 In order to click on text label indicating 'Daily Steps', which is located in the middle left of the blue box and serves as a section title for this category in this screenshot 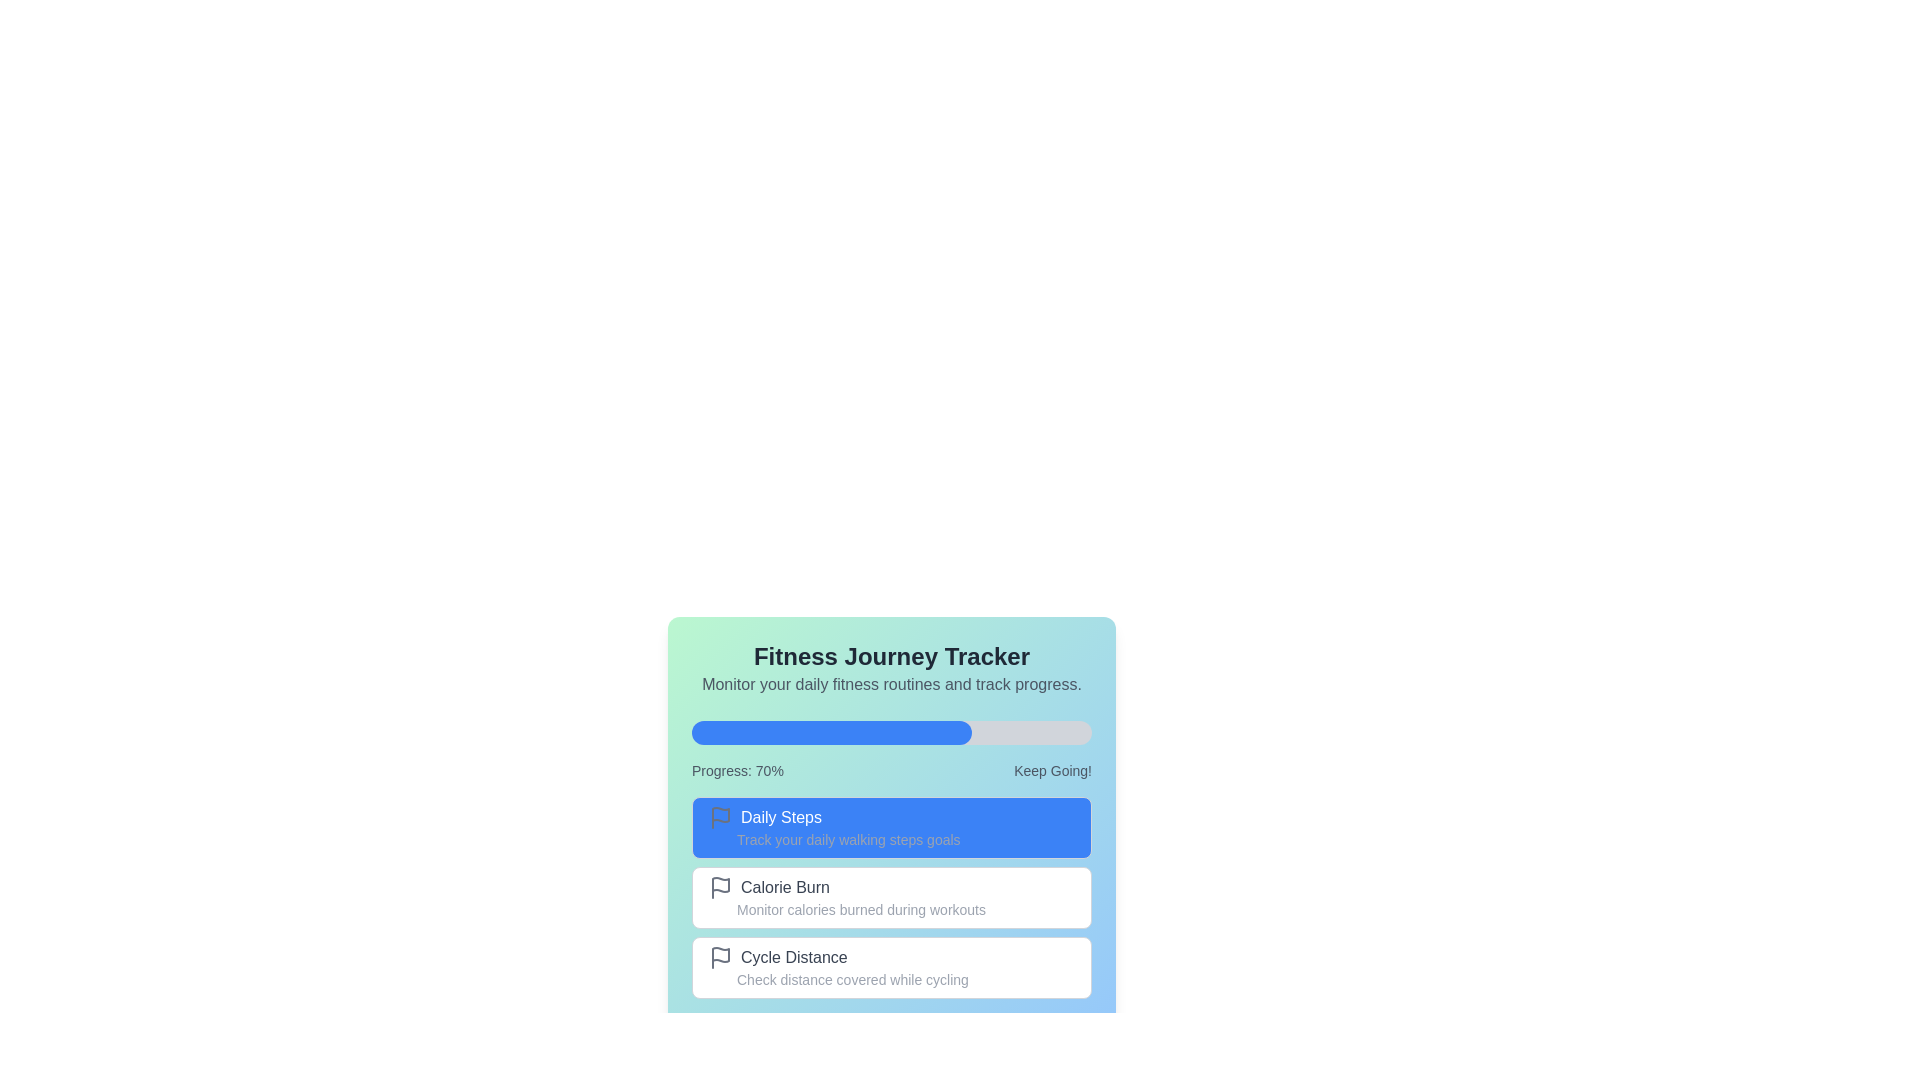, I will do `click(780, 817)`.